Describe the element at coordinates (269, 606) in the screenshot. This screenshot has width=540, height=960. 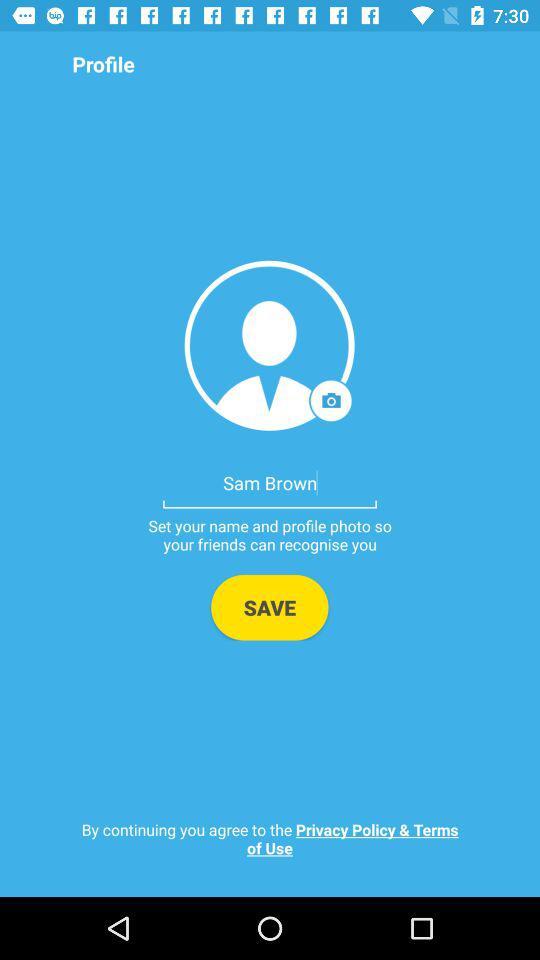
I see `the item above by continuing you item` at that location.